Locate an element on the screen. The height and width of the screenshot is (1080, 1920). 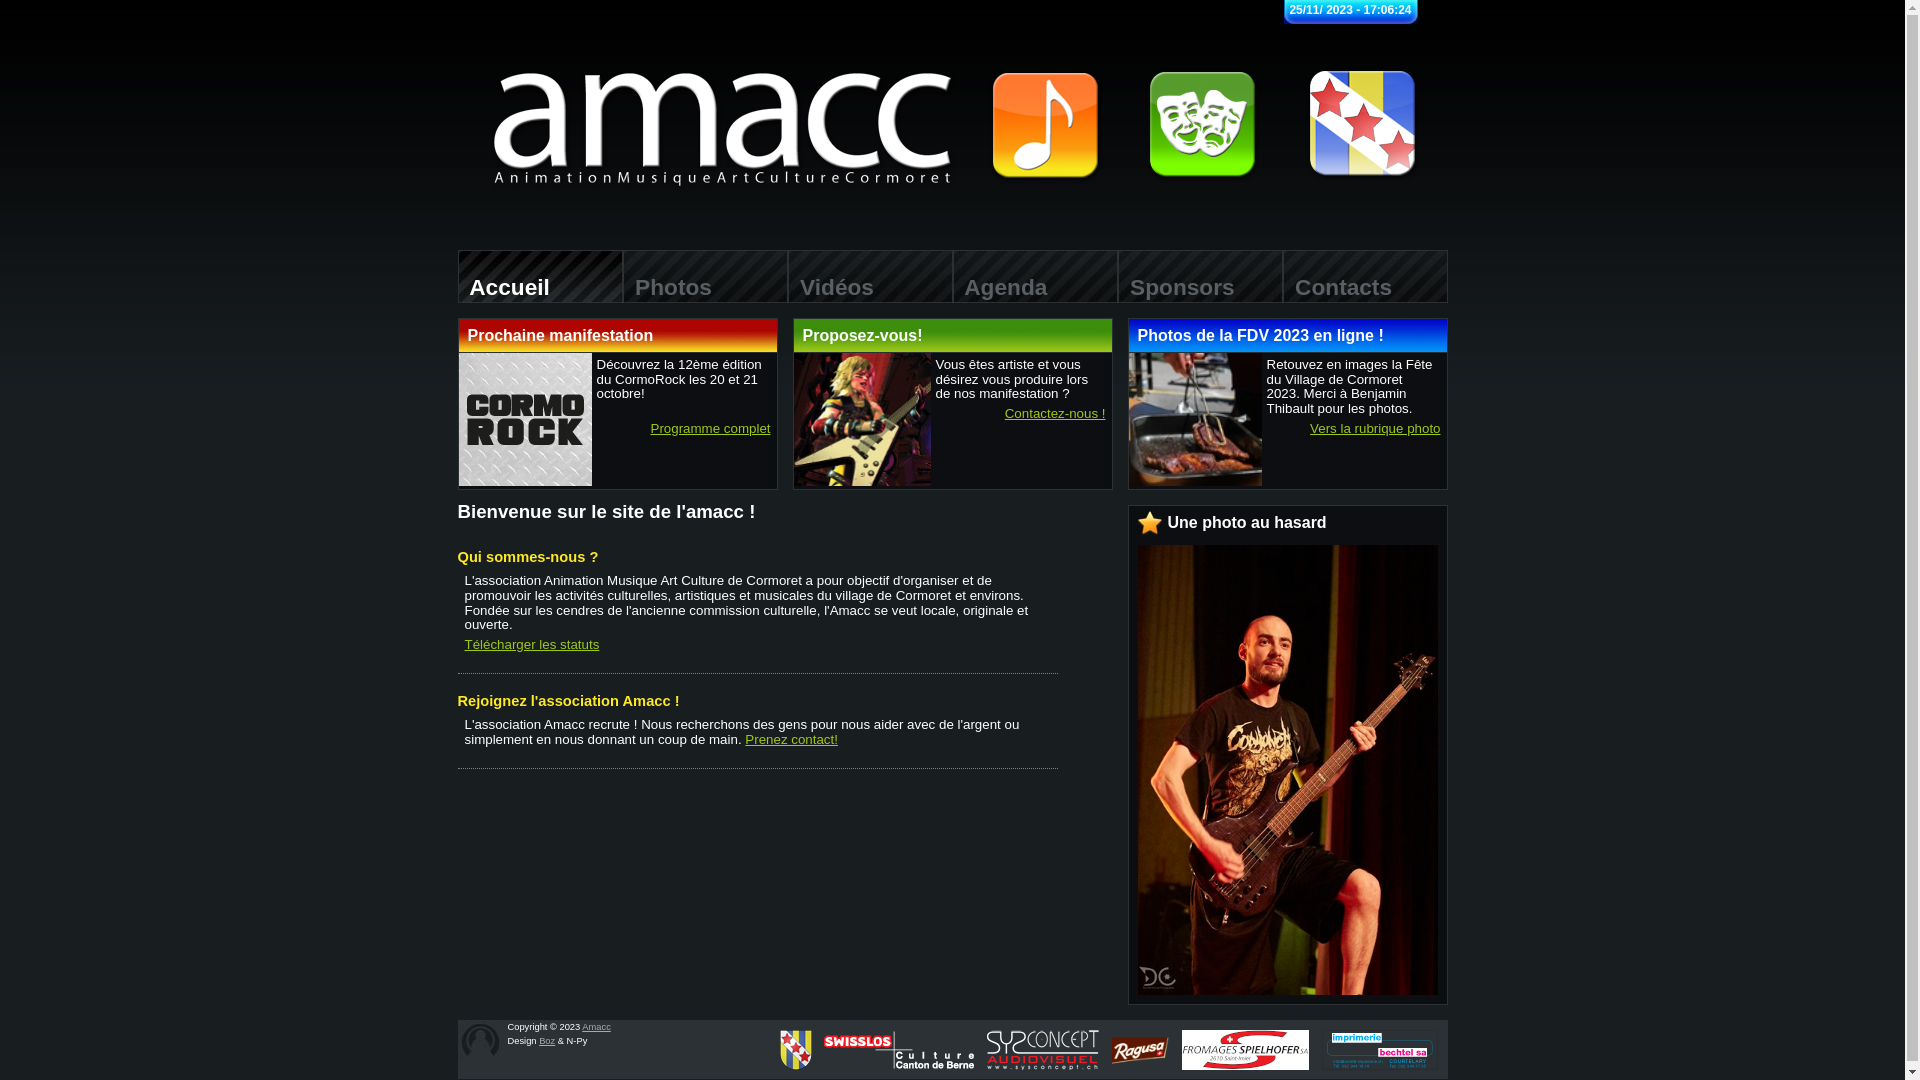
'  Contacts' is located at coordinates (1363, 276).